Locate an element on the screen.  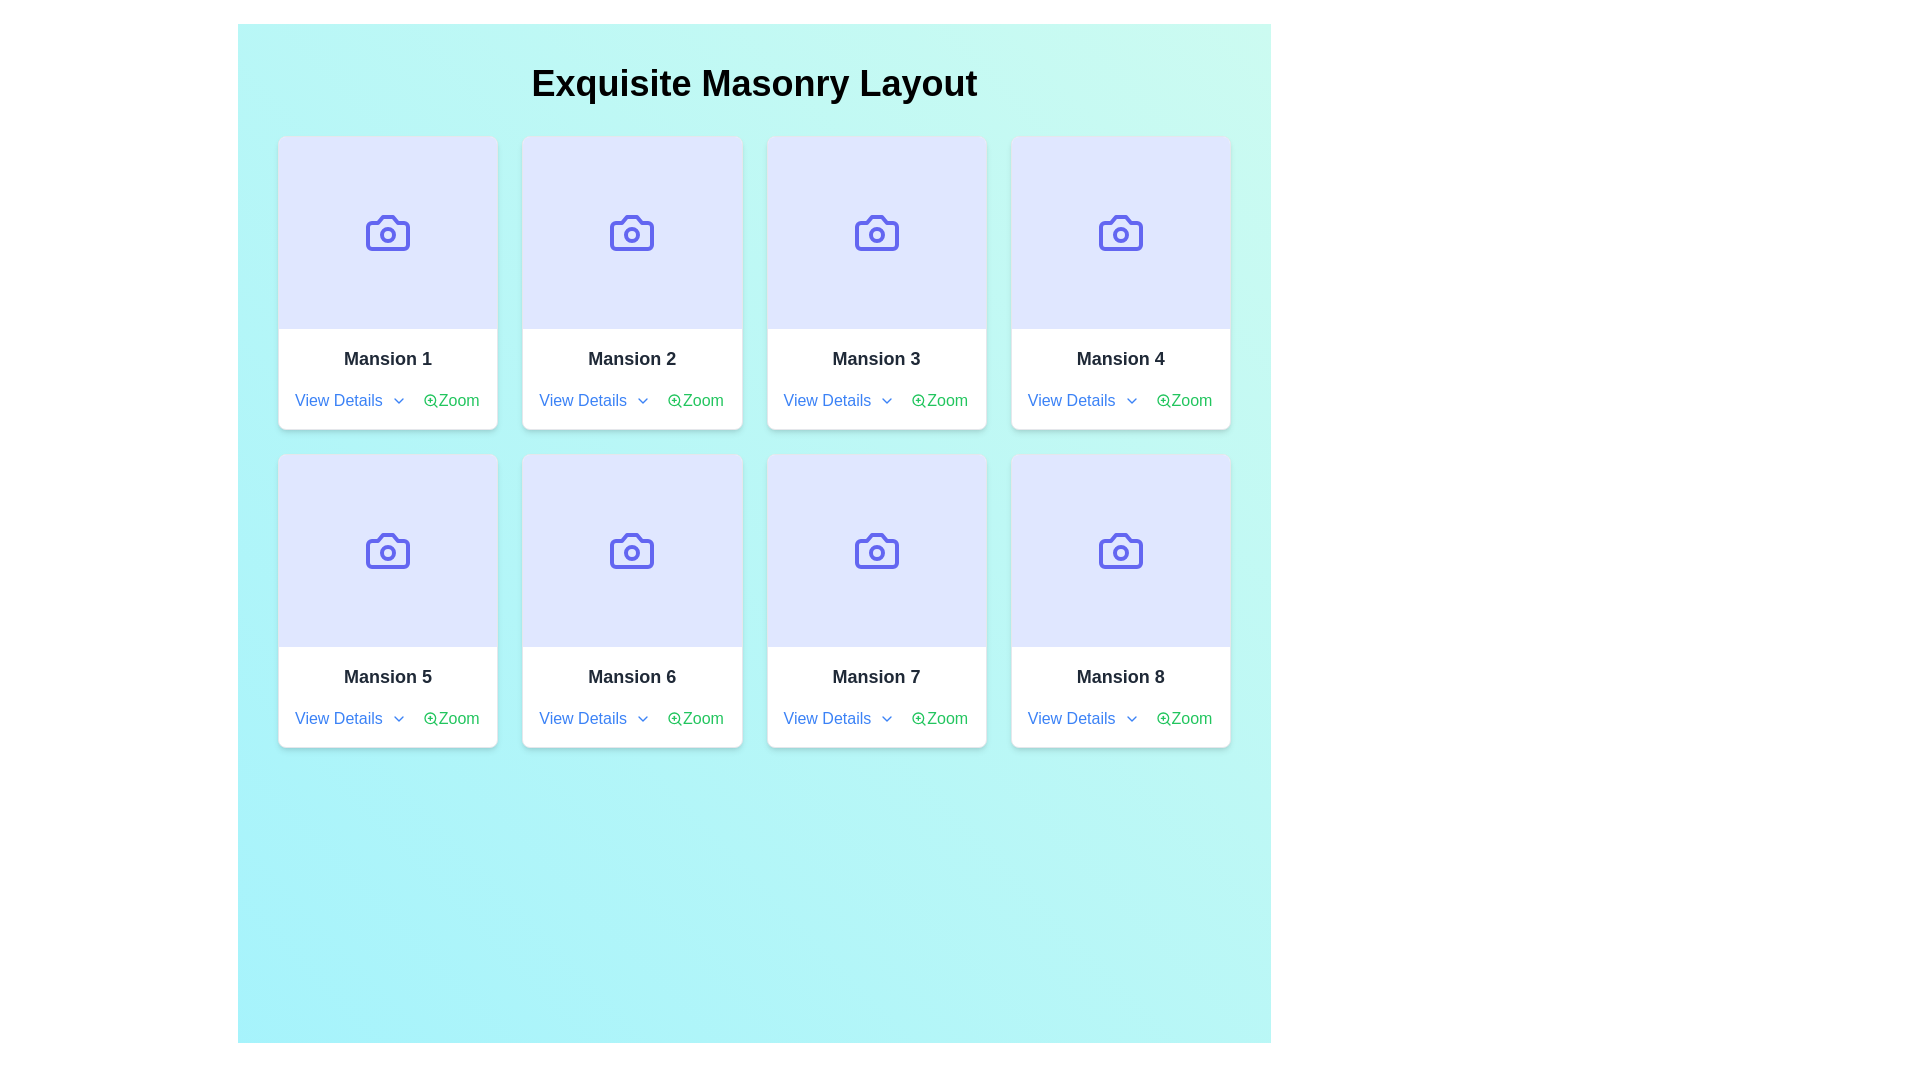
the indigo camera icon located within the 'Mansion 7' card in the second row, third column of the grid layout is located at coordinates (876, 551).